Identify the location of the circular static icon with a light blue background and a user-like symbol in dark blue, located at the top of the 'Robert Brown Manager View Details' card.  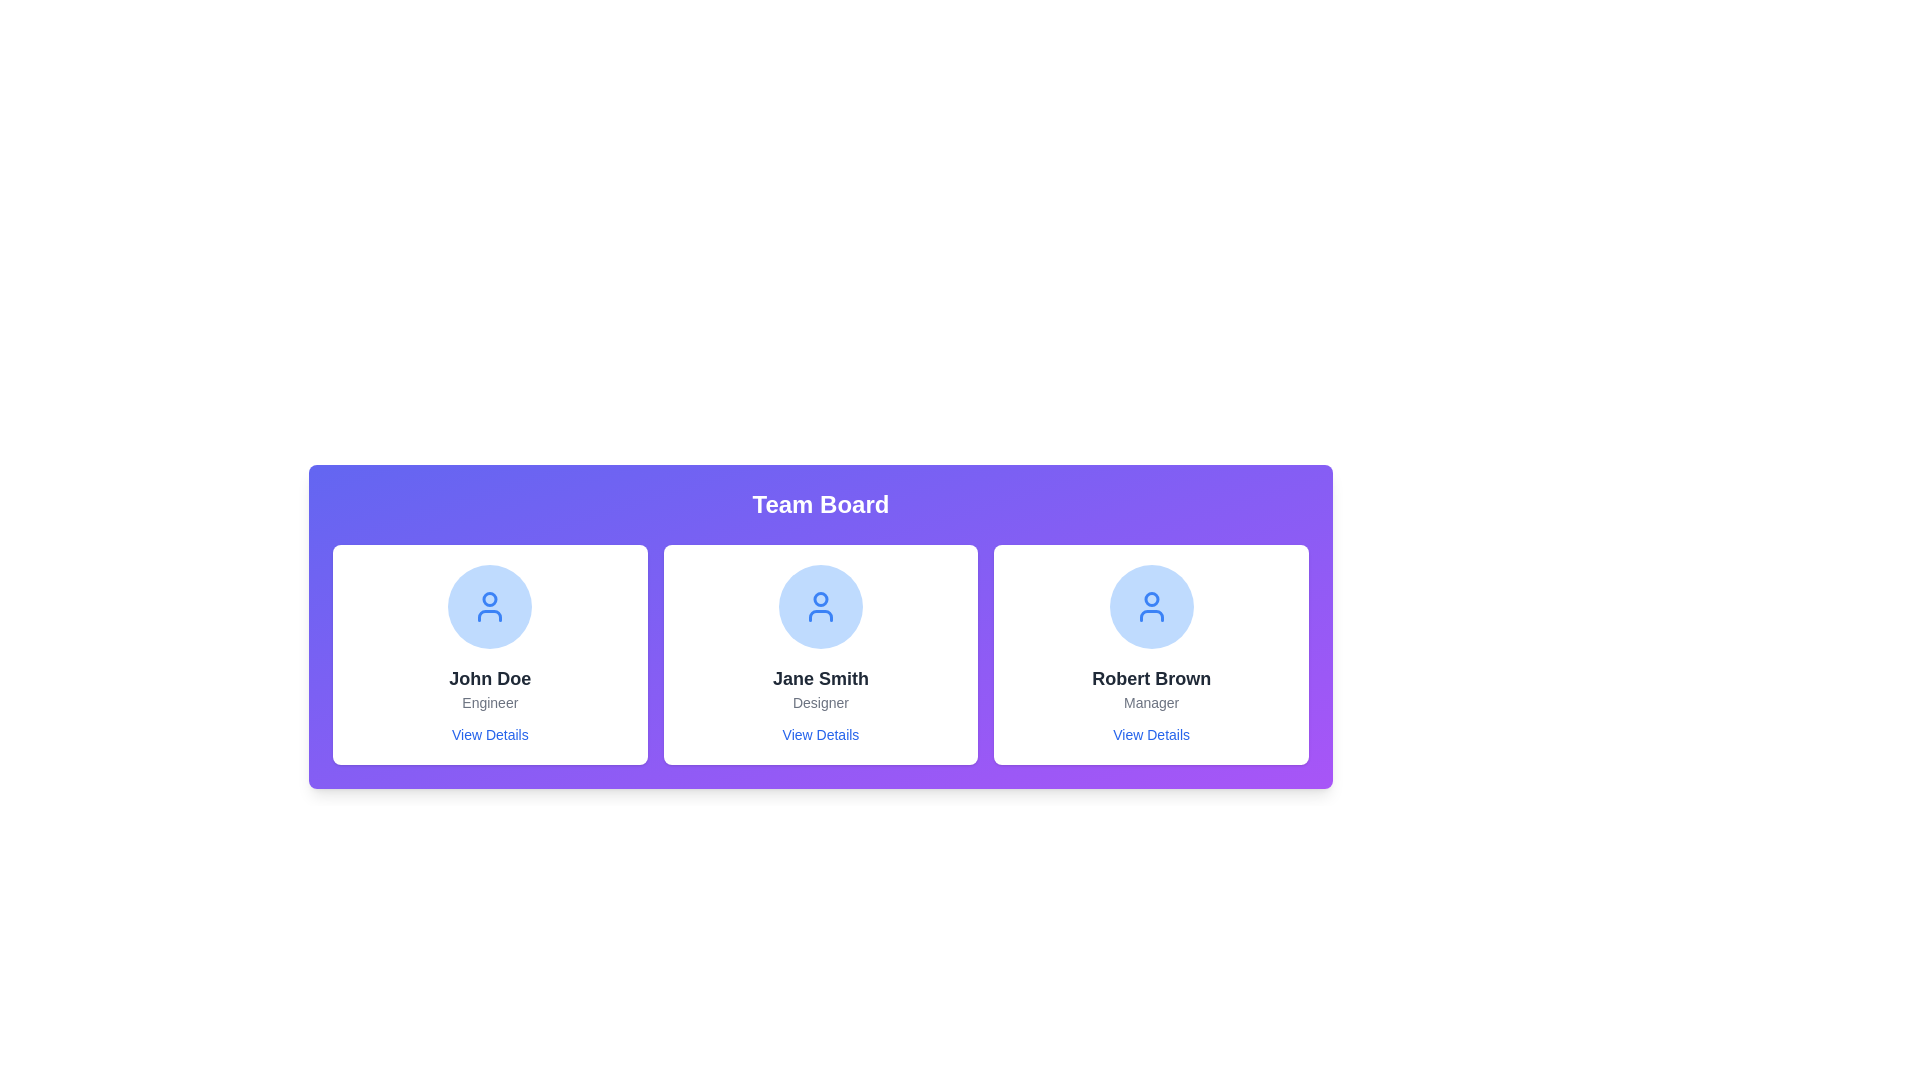
(1151, 605).